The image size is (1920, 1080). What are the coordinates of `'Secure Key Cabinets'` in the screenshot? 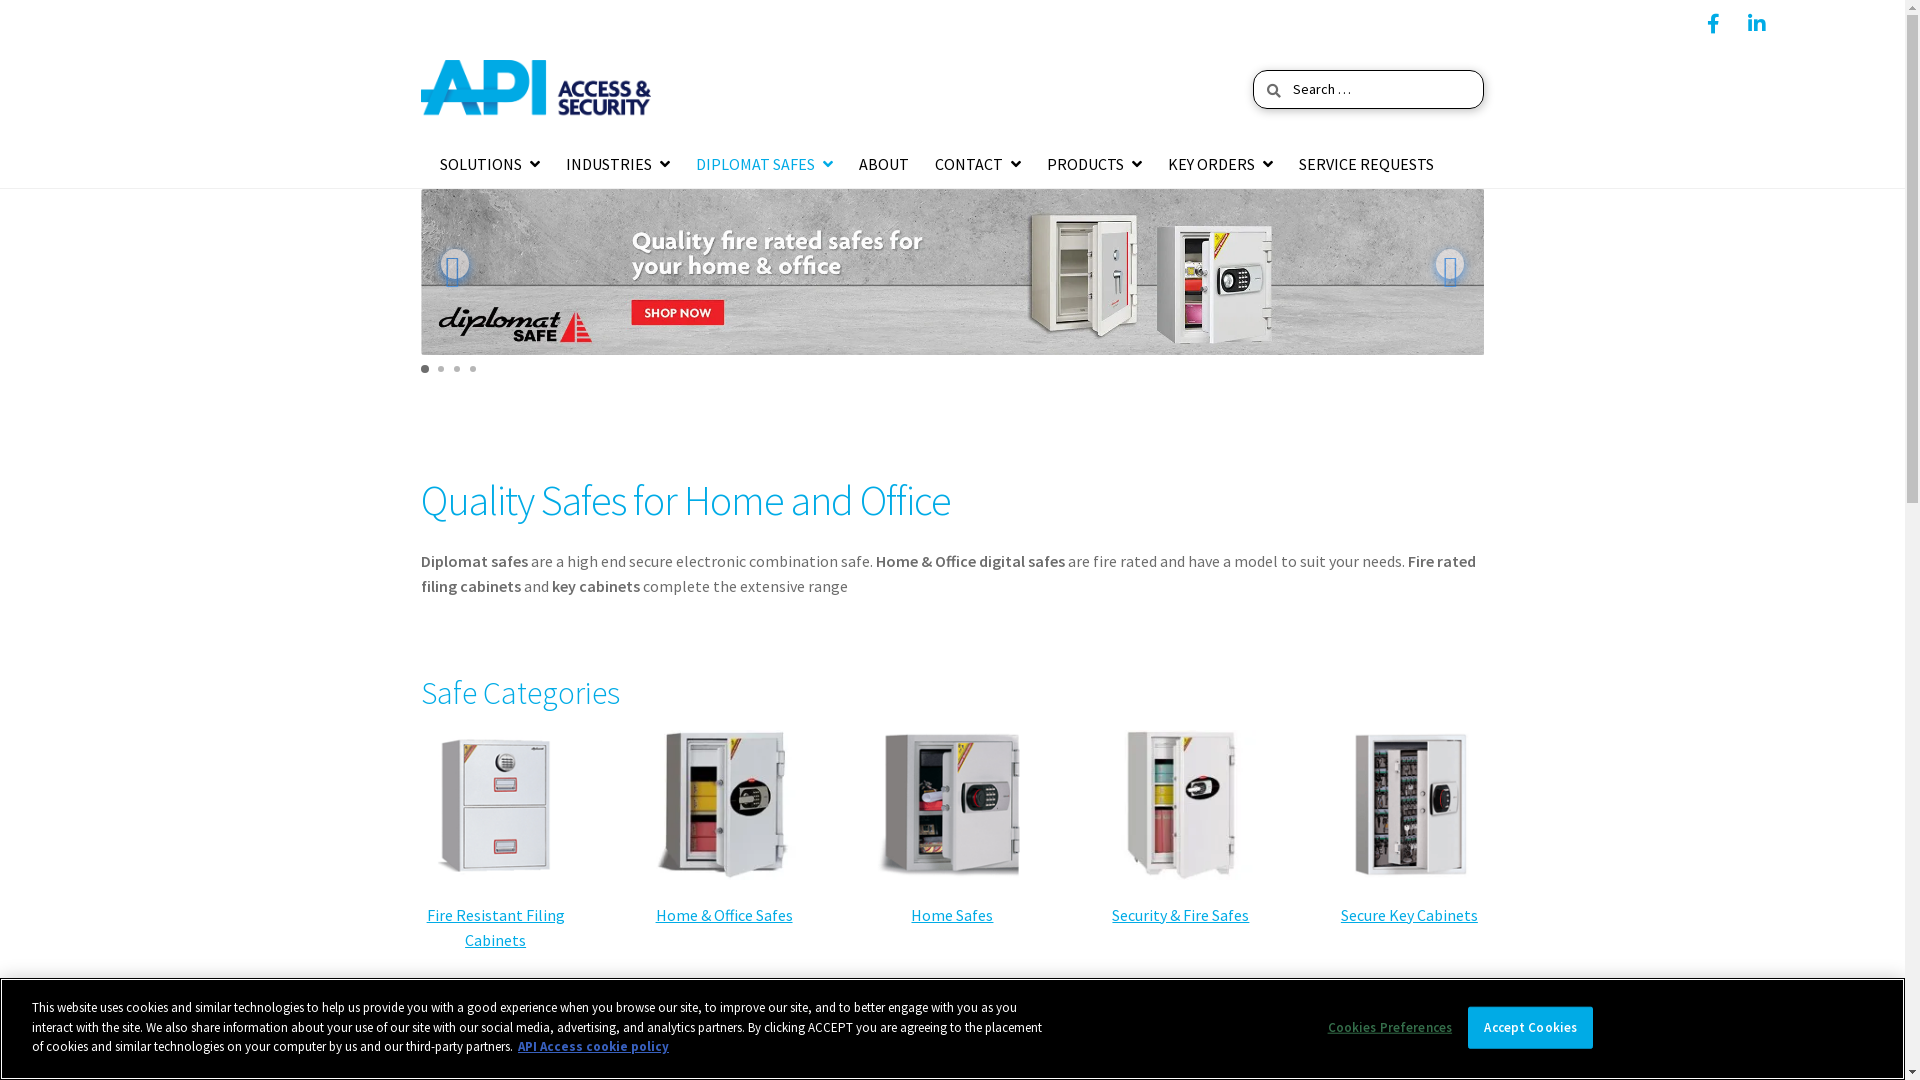 It's located at (1408, 914).